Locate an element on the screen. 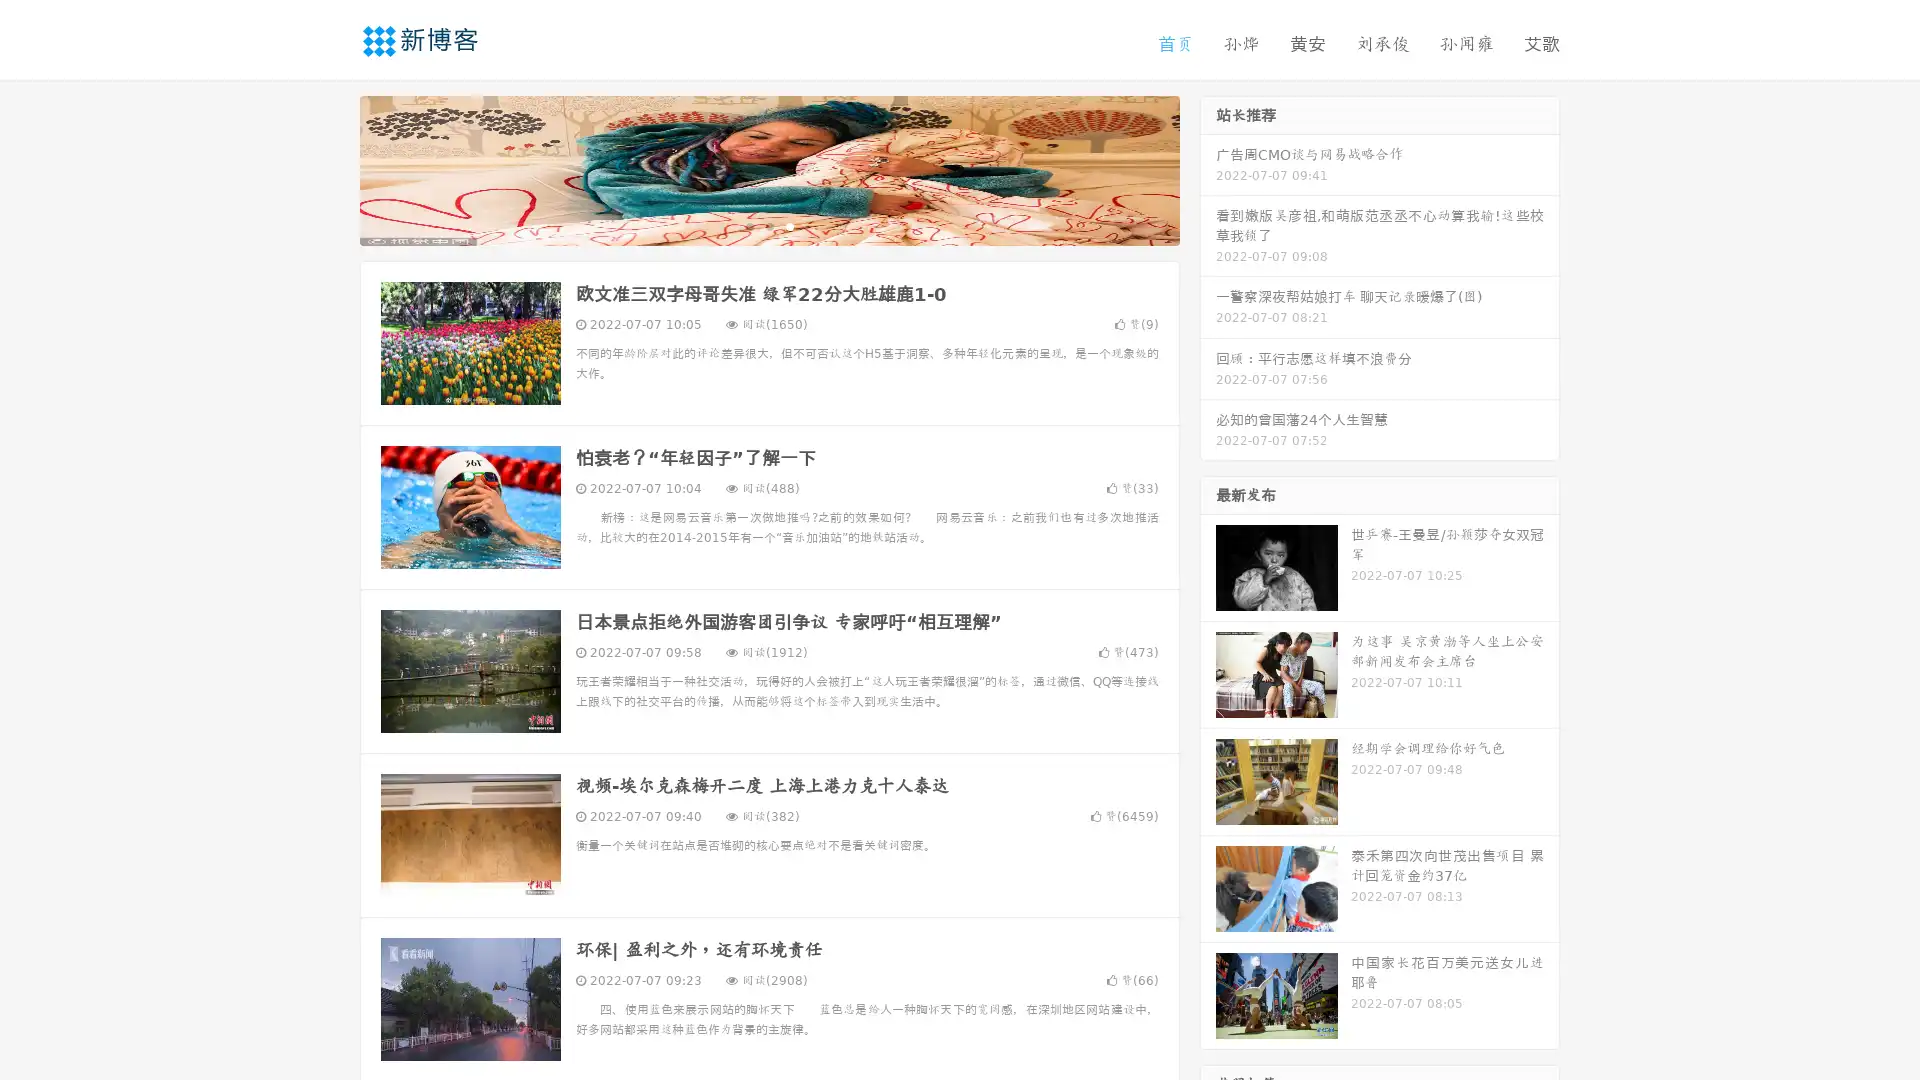 The height and width of the screenshot is (1080, 1920). Go to slide 3 is located at coordinates (789, 225).